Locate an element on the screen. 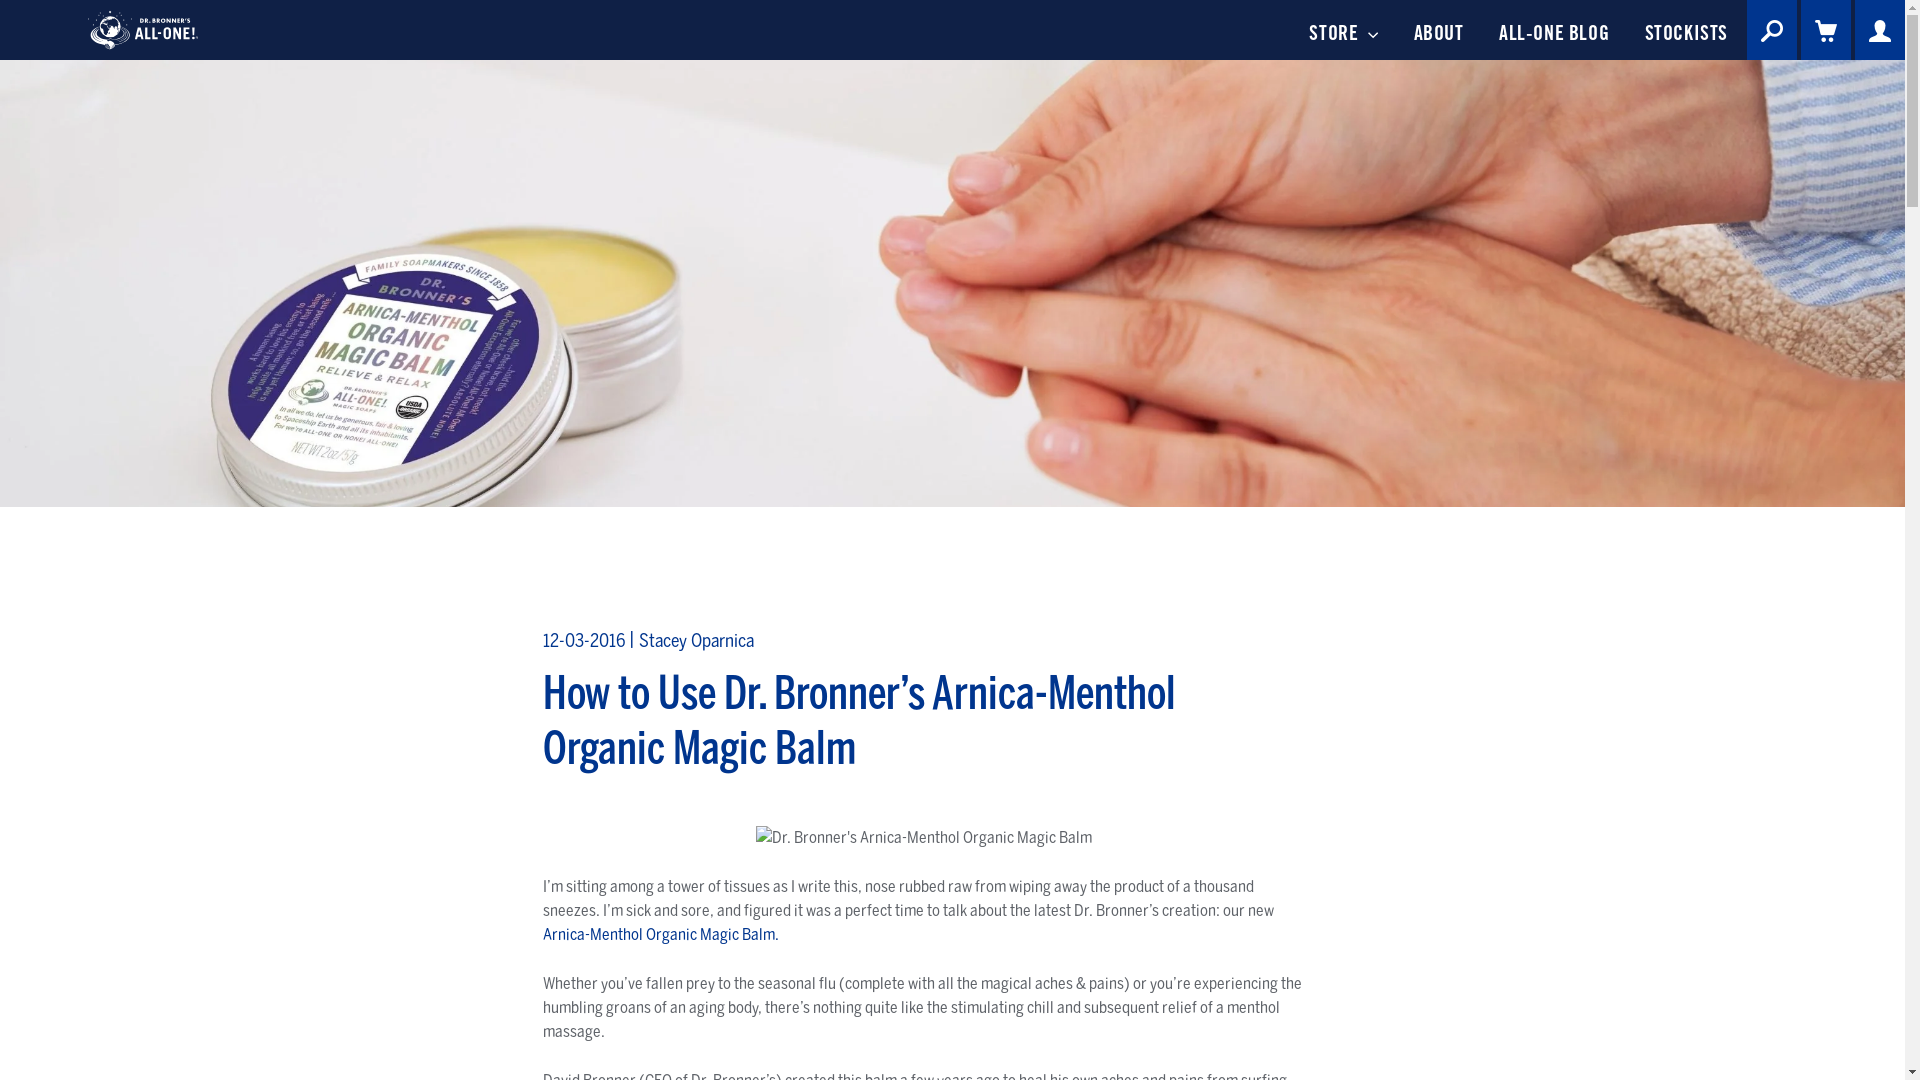 This screenshot has height=1080, width=1920. 'ABOUT' is located at coordinates (1438, 30).